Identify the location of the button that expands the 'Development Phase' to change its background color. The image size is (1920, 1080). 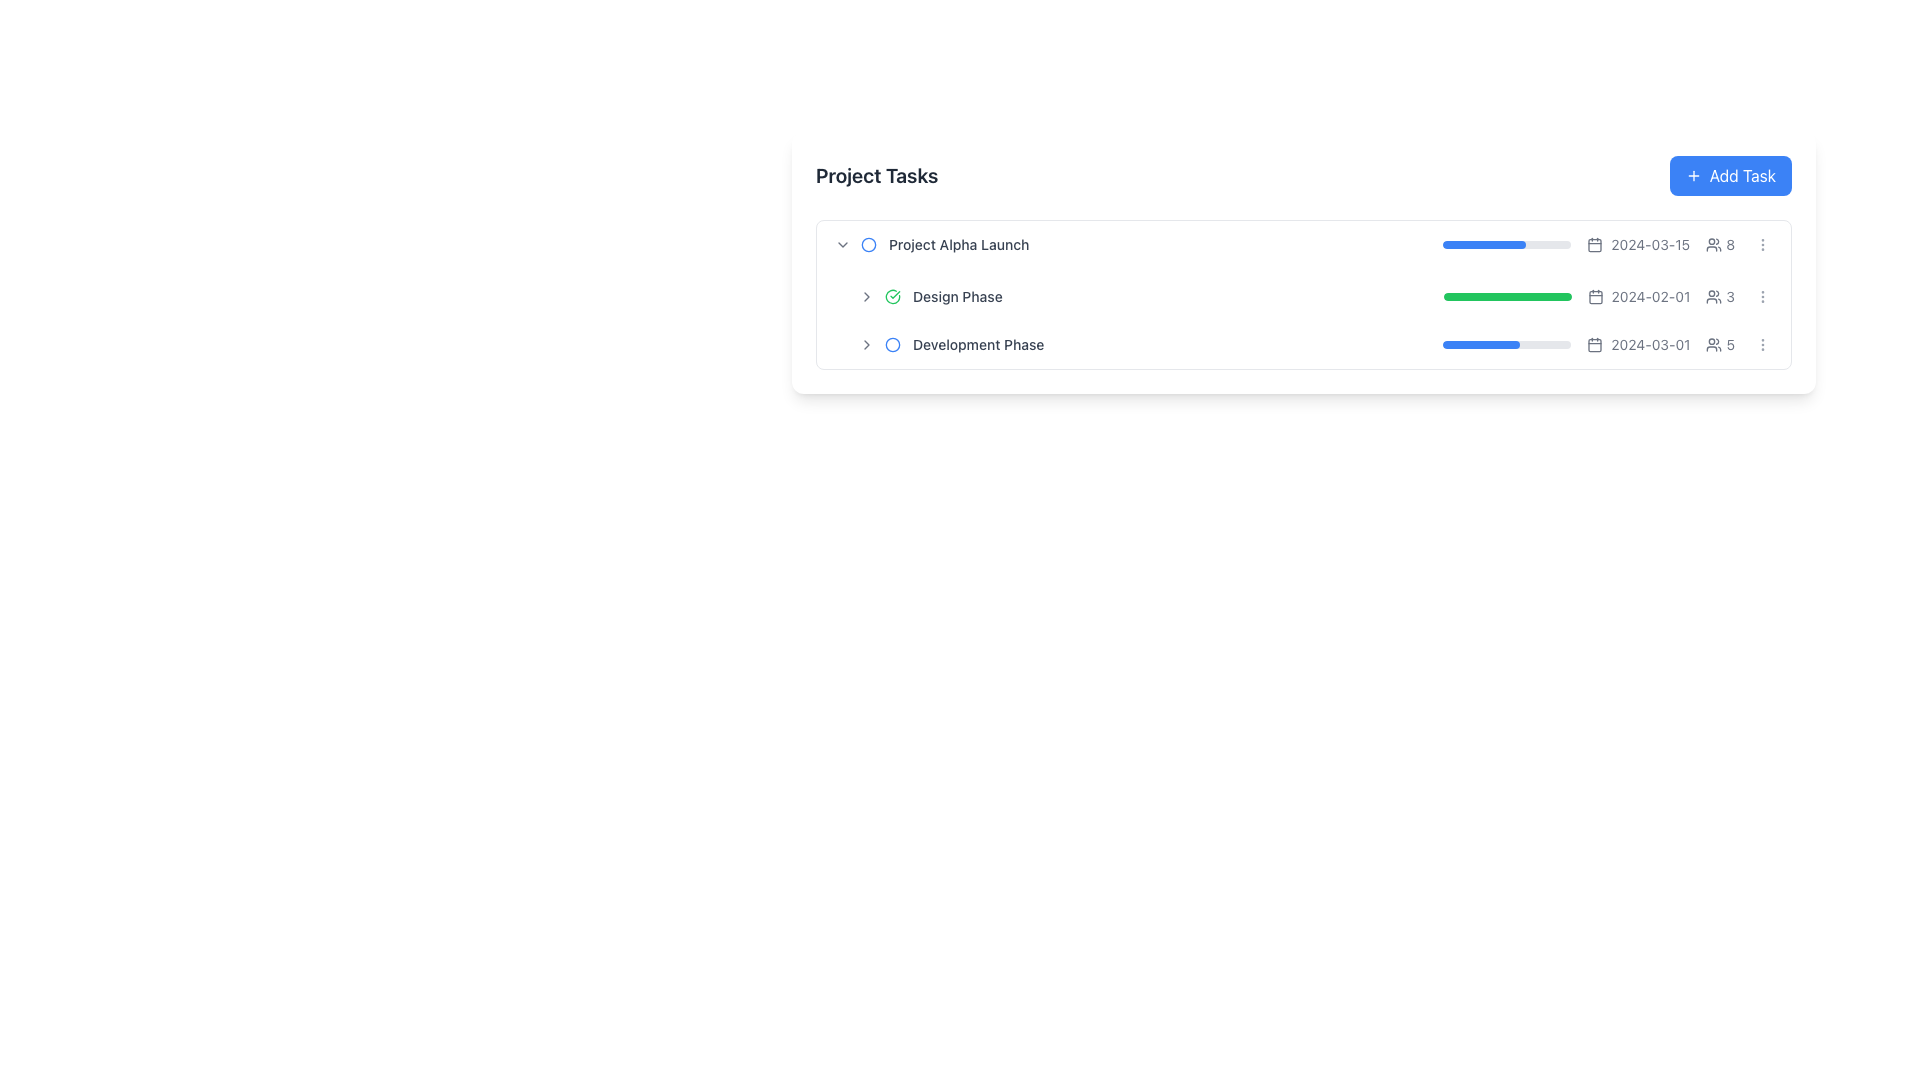
(867, 343).